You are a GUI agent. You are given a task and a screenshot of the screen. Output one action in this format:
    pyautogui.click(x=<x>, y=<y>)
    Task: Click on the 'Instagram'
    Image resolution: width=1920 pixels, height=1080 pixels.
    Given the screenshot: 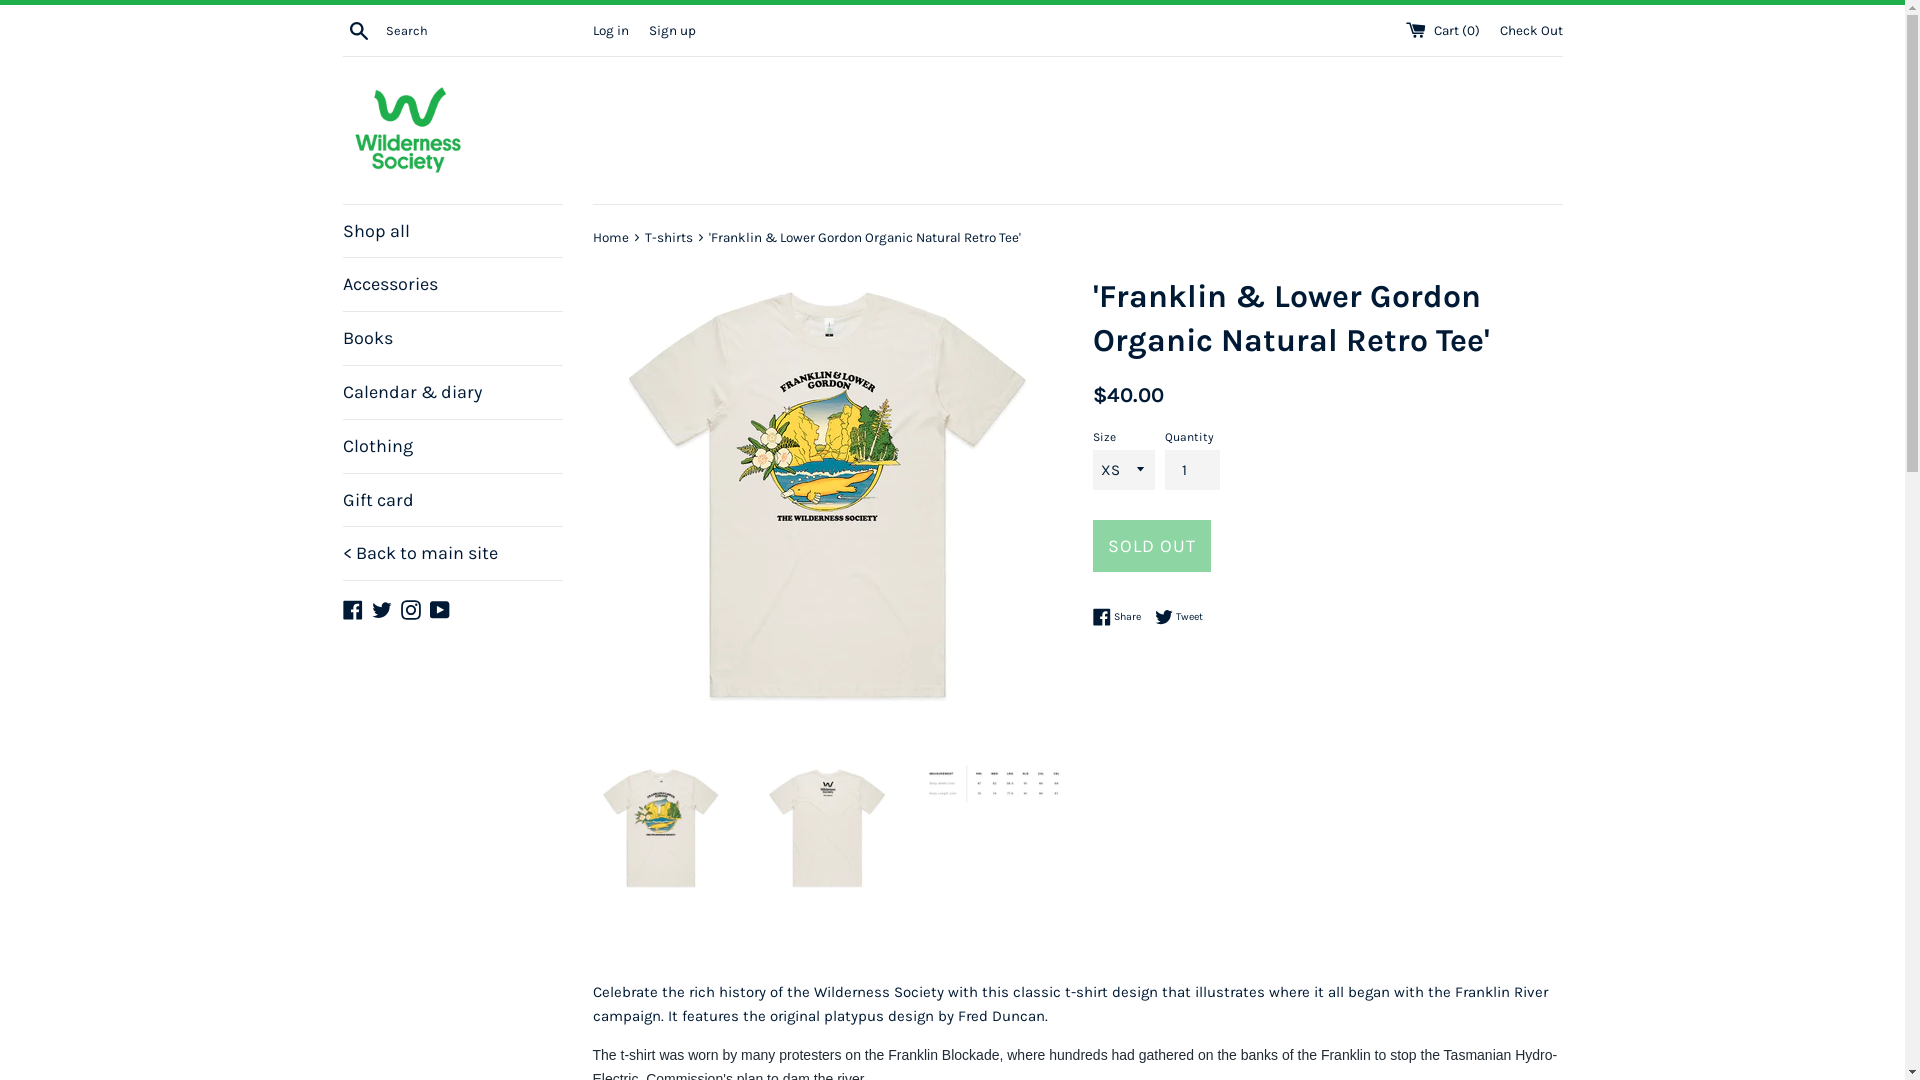 What is the action you would take?
    pyautogui.click(x=408, y=607)
    